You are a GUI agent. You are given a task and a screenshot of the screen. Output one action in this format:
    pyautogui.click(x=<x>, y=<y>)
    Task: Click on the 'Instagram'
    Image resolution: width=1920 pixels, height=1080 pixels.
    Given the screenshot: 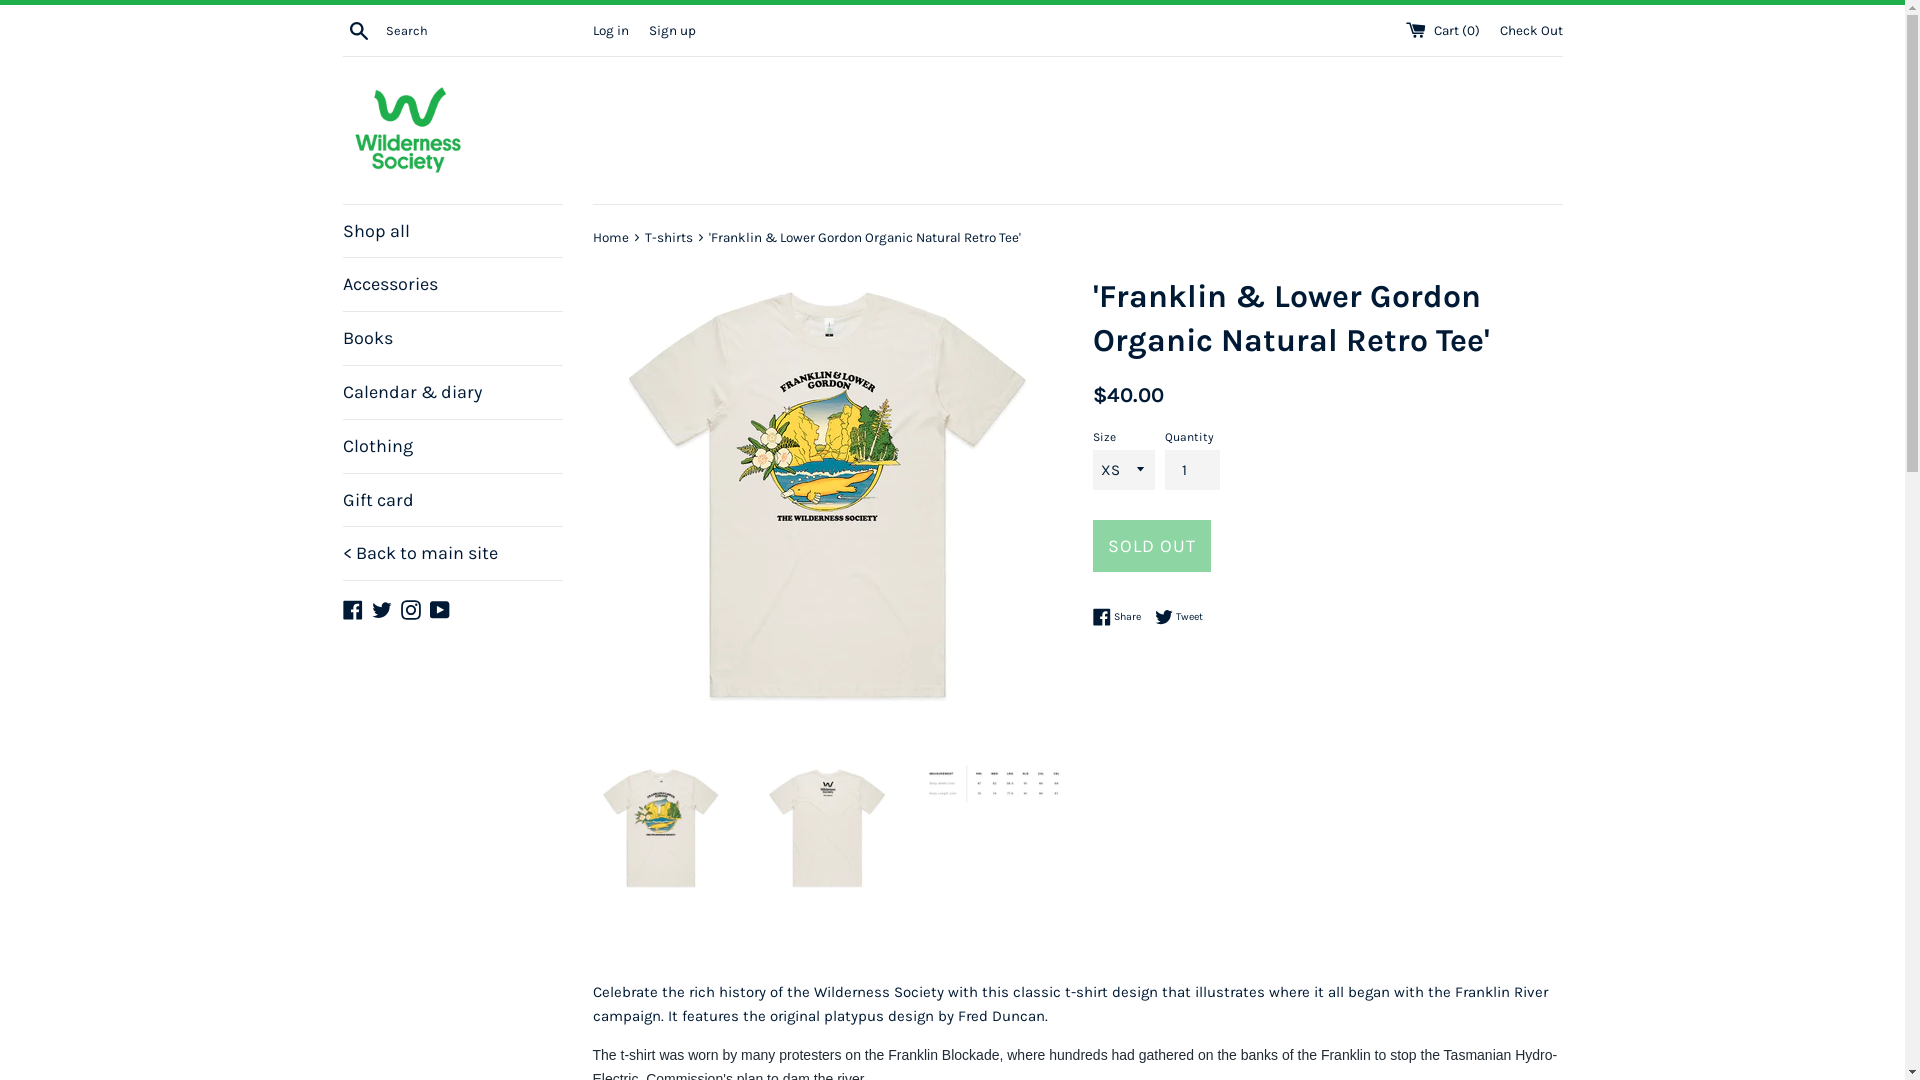 What is the action you would take?
    pyautogui.click(x=408, y=607)
    